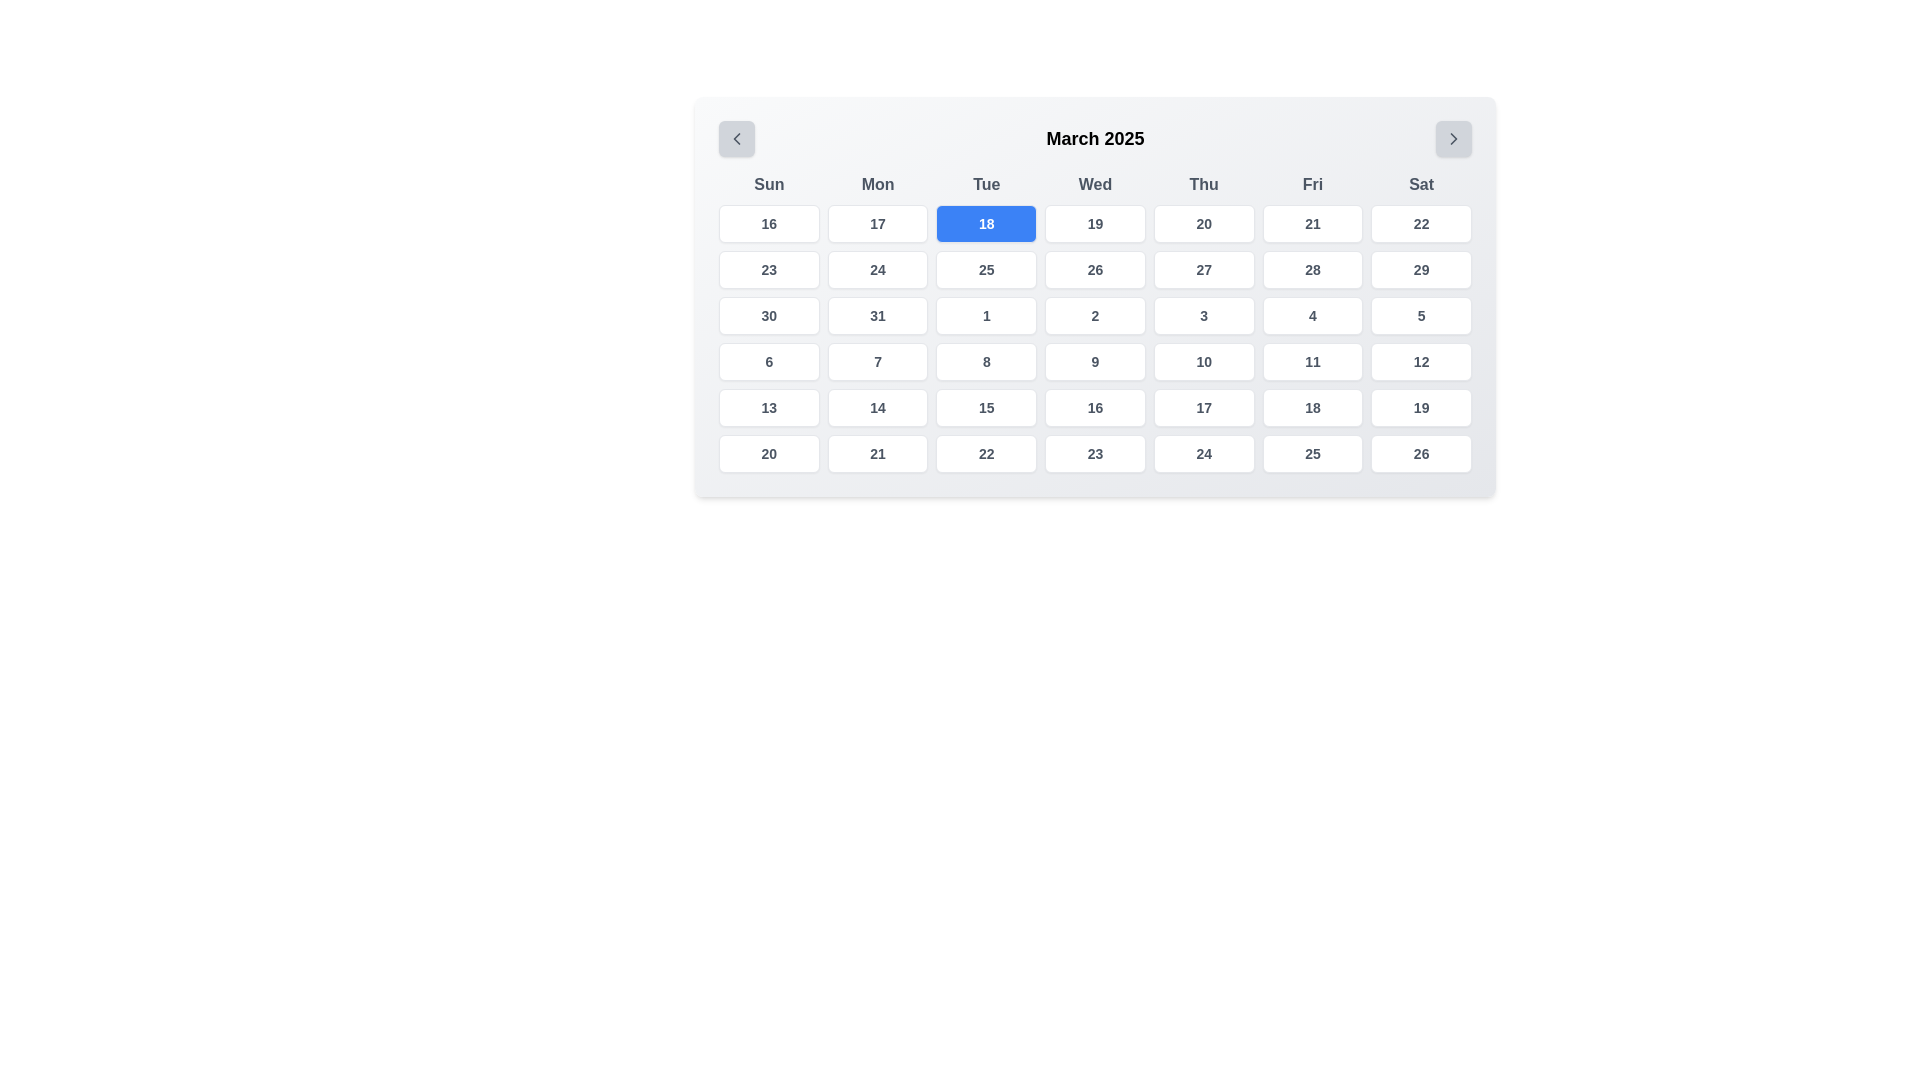  What do you see at coordinates (768, 454) in the screenshot?
I see `the date cell displaying '20' in the calendar grid under the 'Sun' column` at bounding box center [768, 454].